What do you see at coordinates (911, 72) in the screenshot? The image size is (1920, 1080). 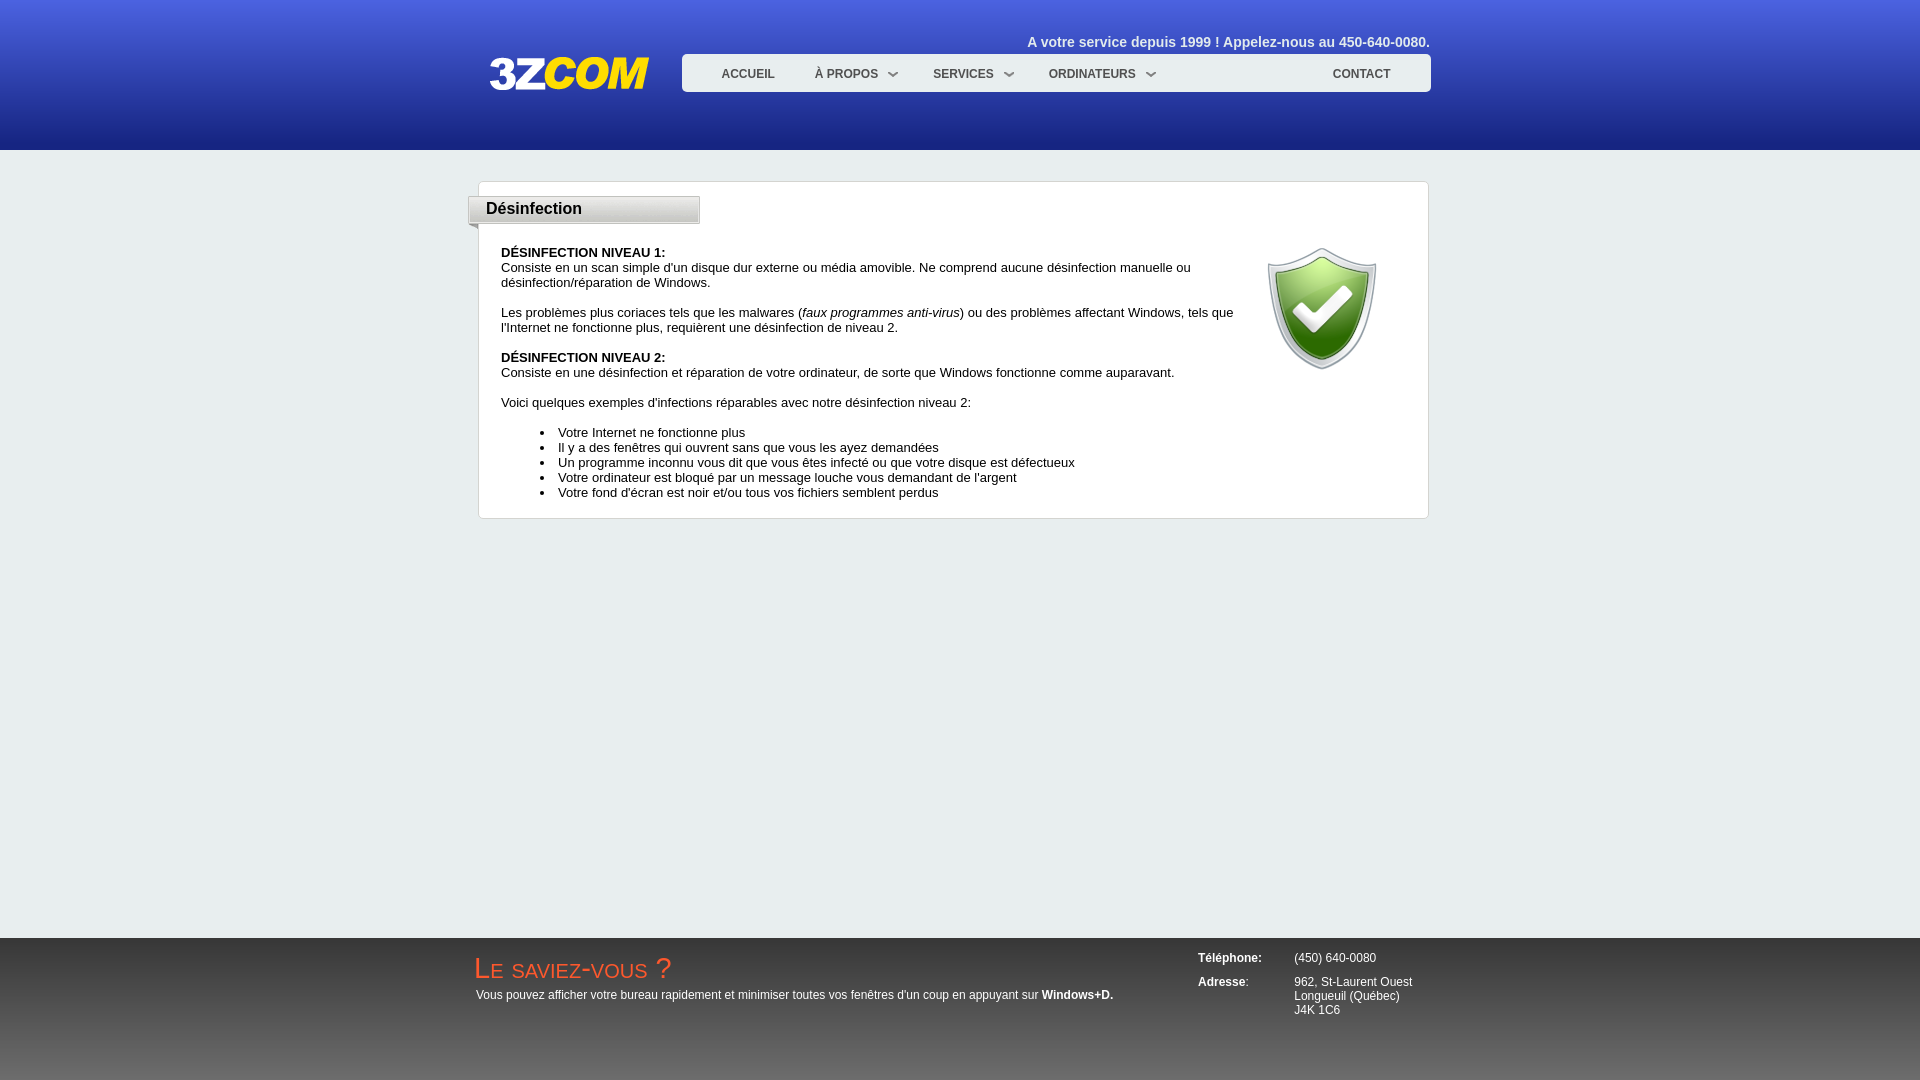 I see `'SERVICES'` at bounding box center [911, 72].